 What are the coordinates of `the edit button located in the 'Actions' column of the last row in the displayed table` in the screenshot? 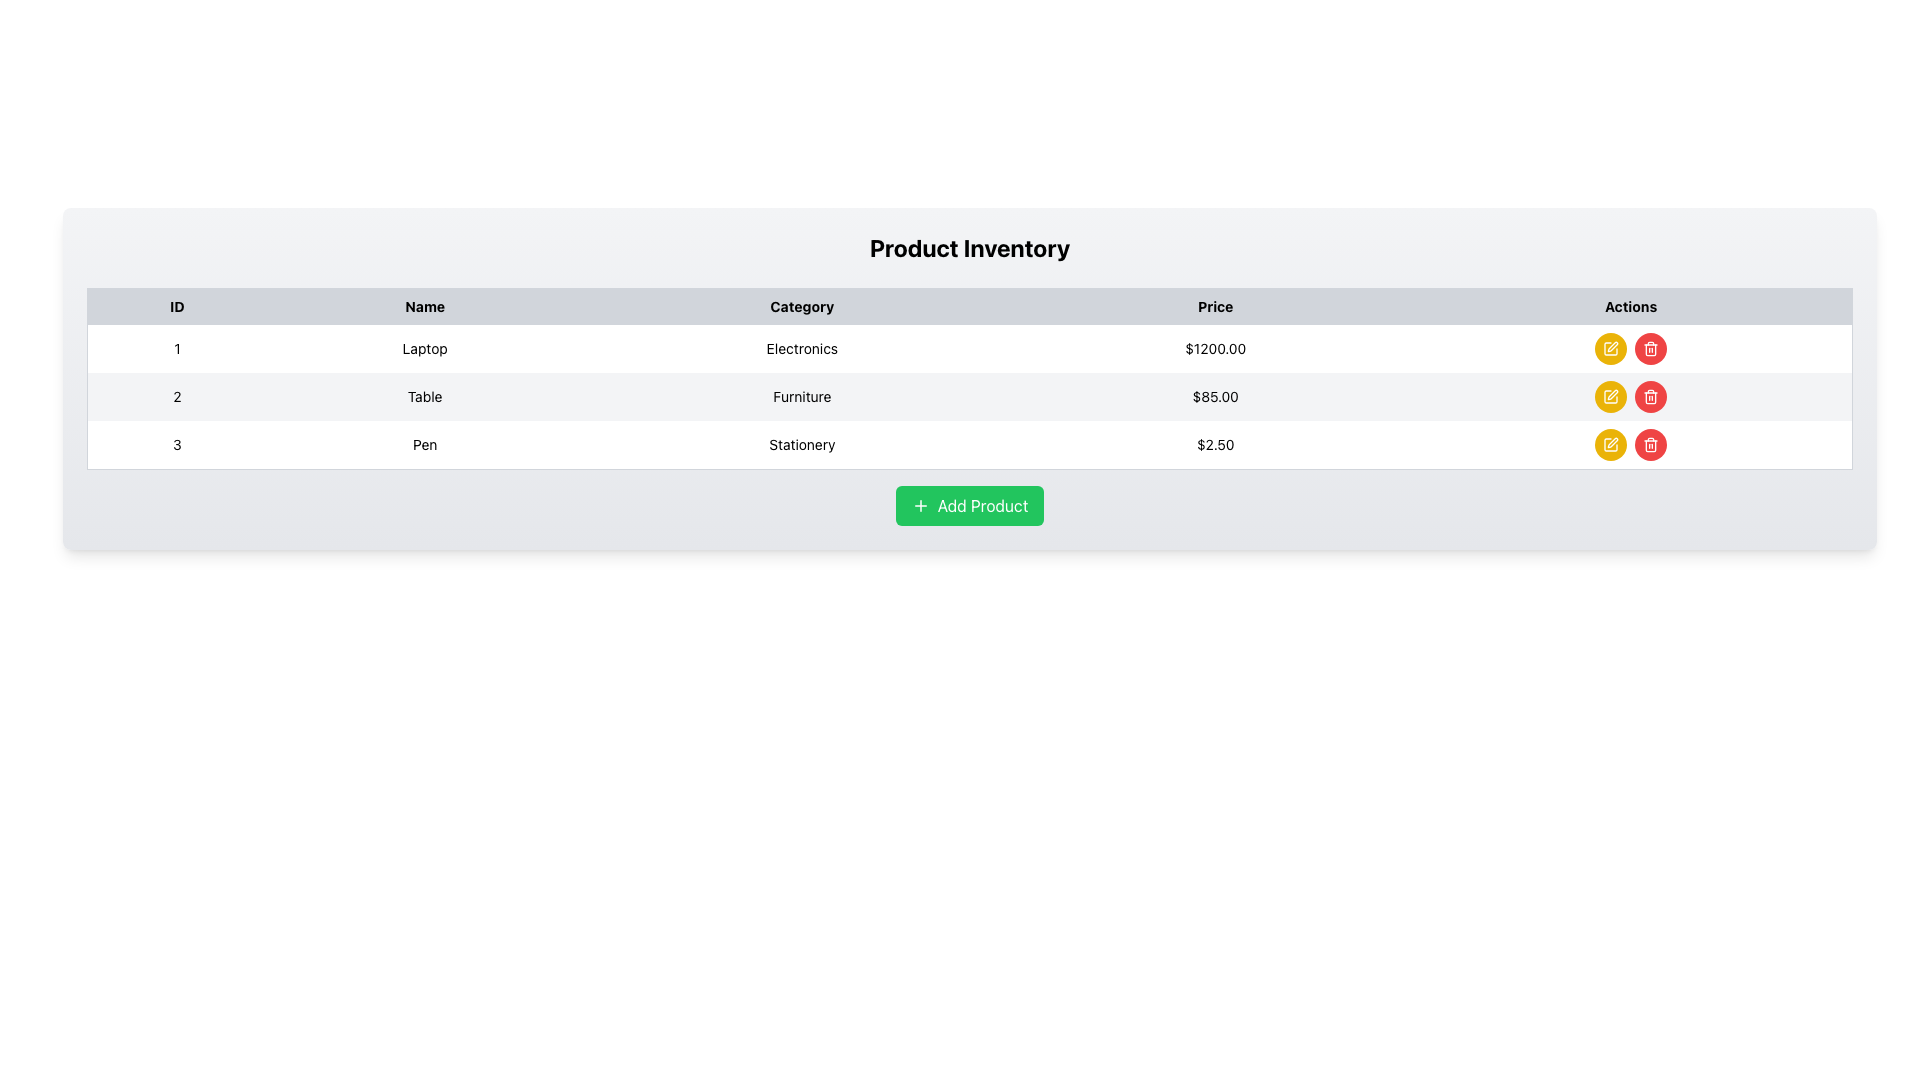 It's located at (1611, 443).